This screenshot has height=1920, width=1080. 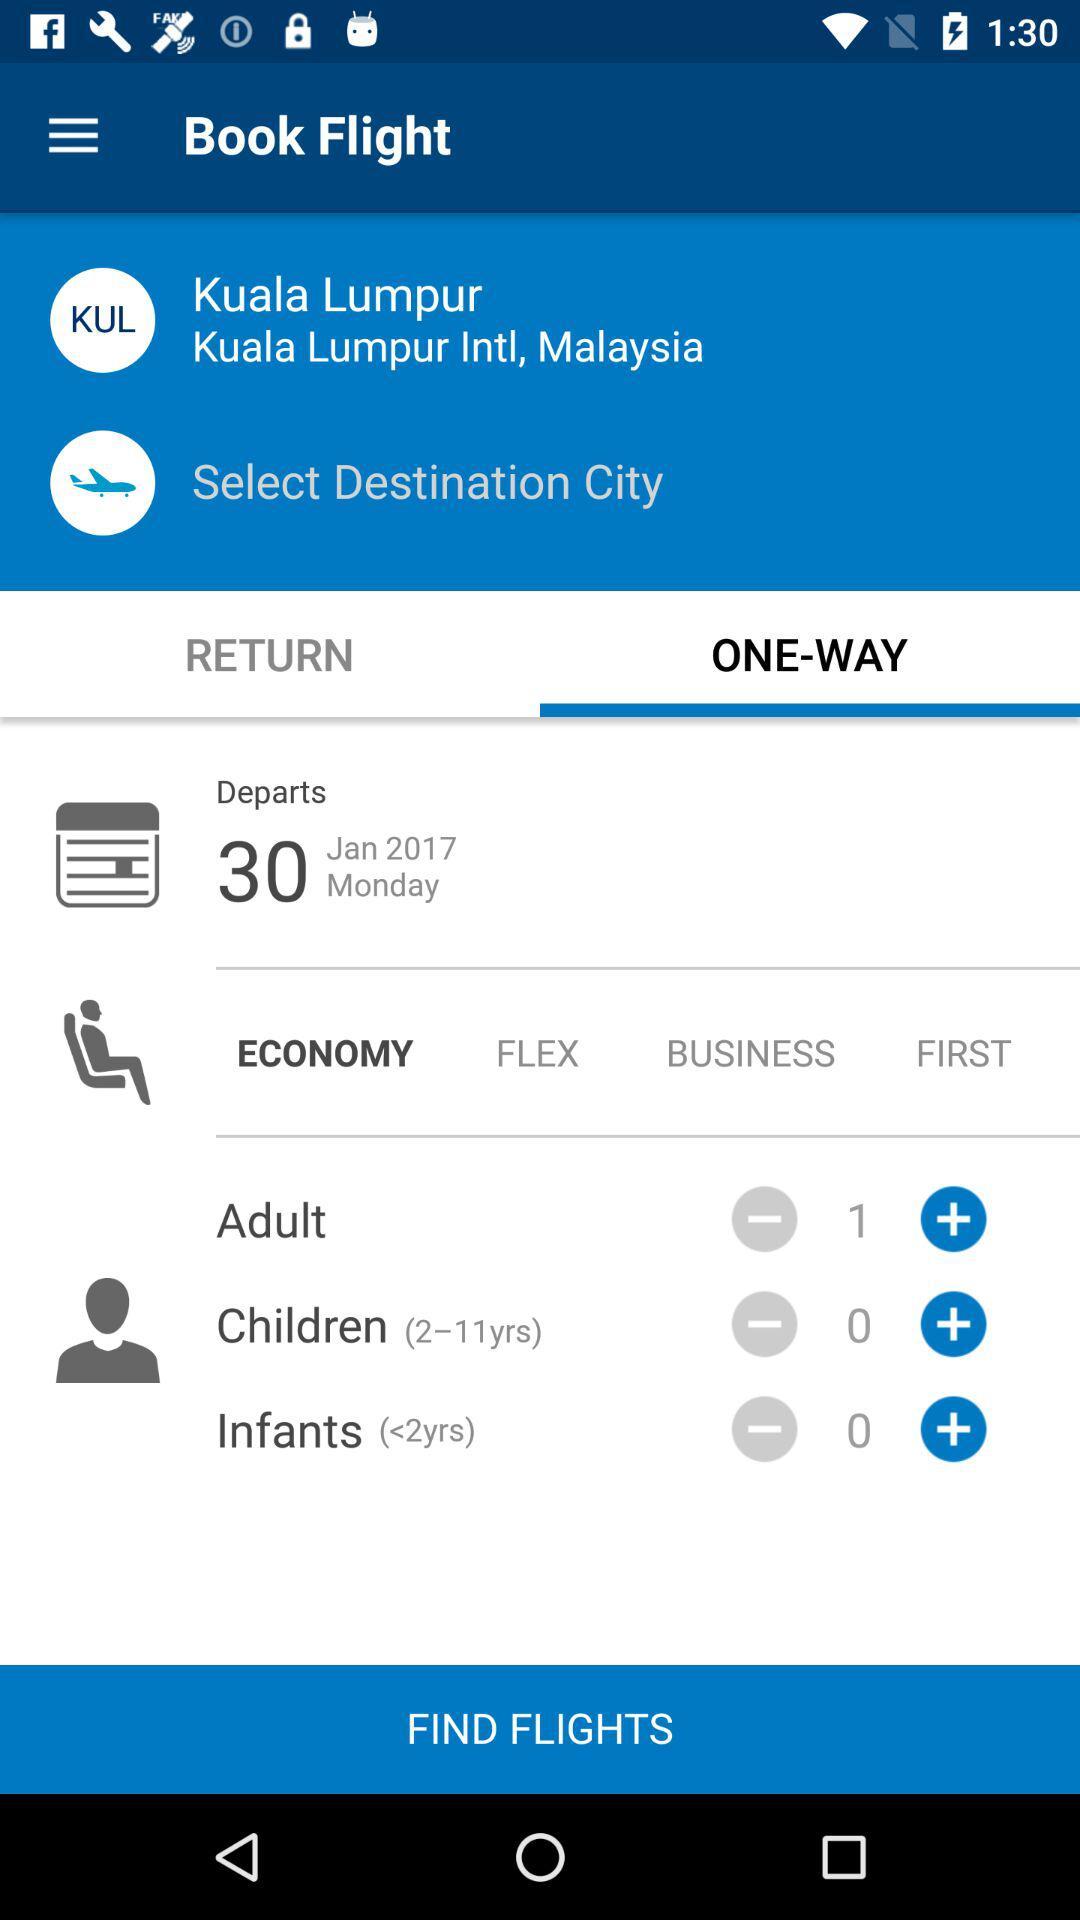 What do you see at coordinates (751, 1051) in the screenshot?
I see `radio button next to the flex icon` at bounding box center [751, 1051].